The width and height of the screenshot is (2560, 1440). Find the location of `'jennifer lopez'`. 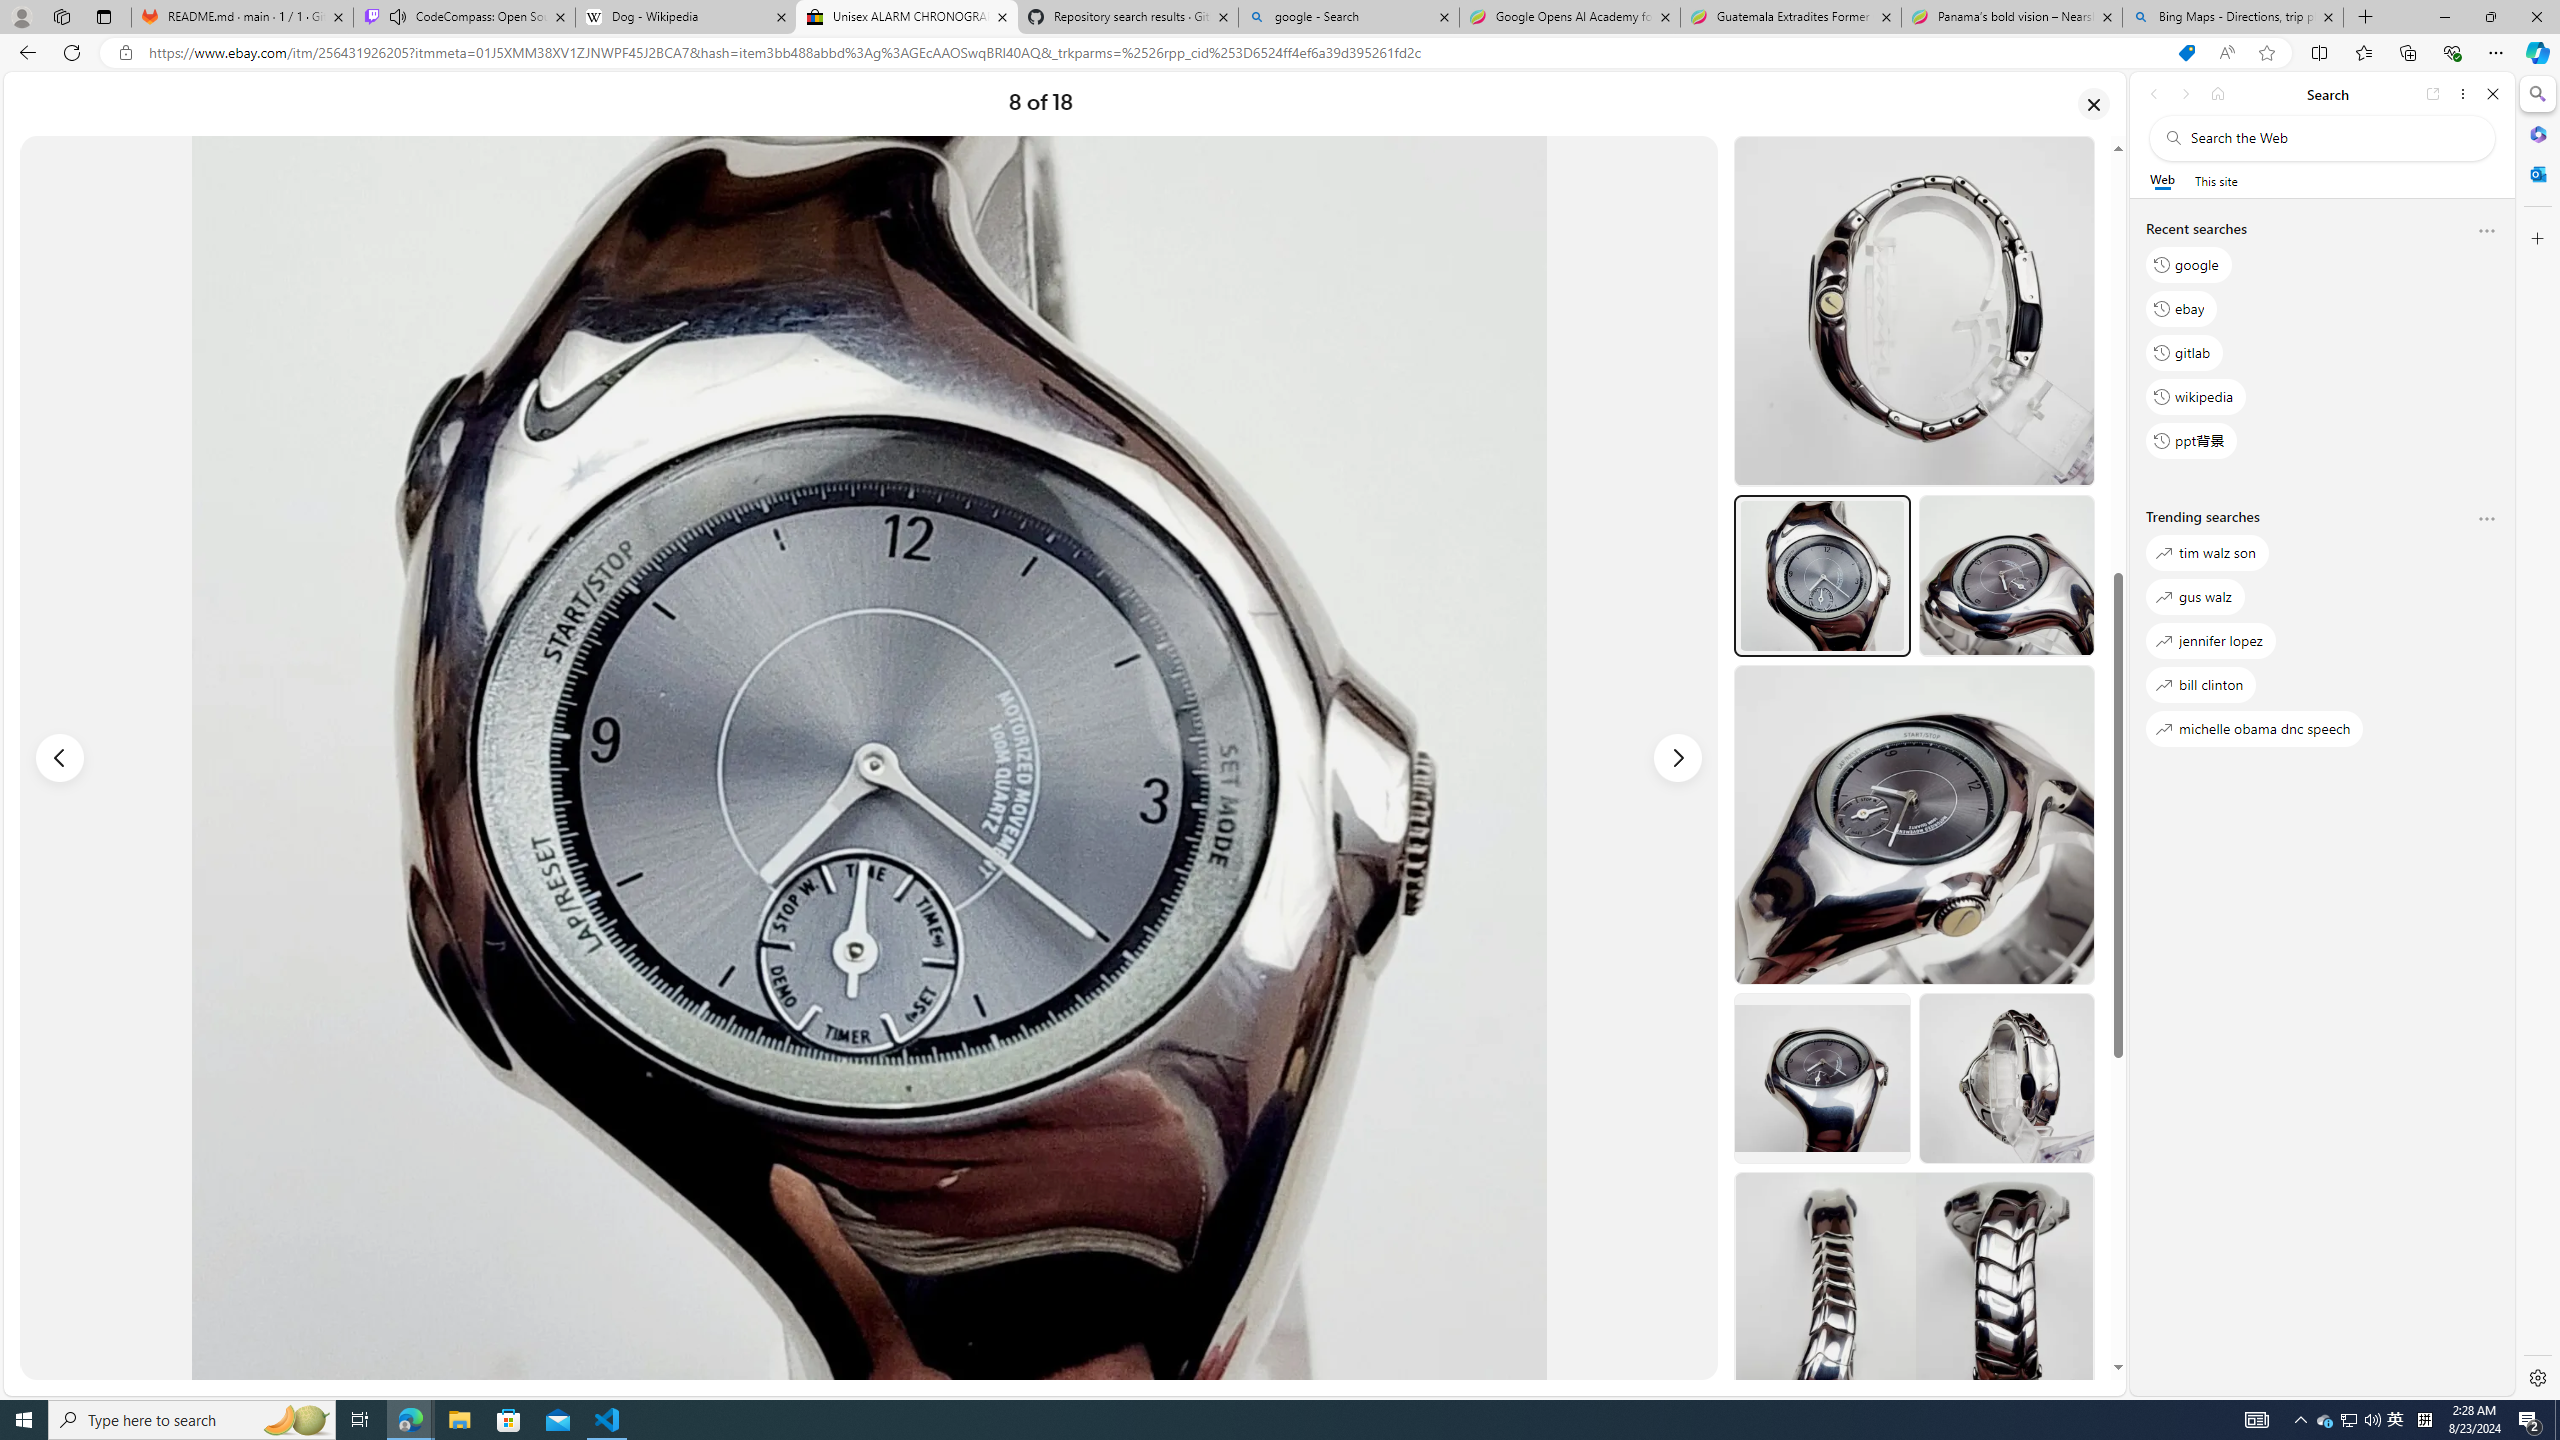

'jennifer lopez' is located at coordinates (2209, 640).